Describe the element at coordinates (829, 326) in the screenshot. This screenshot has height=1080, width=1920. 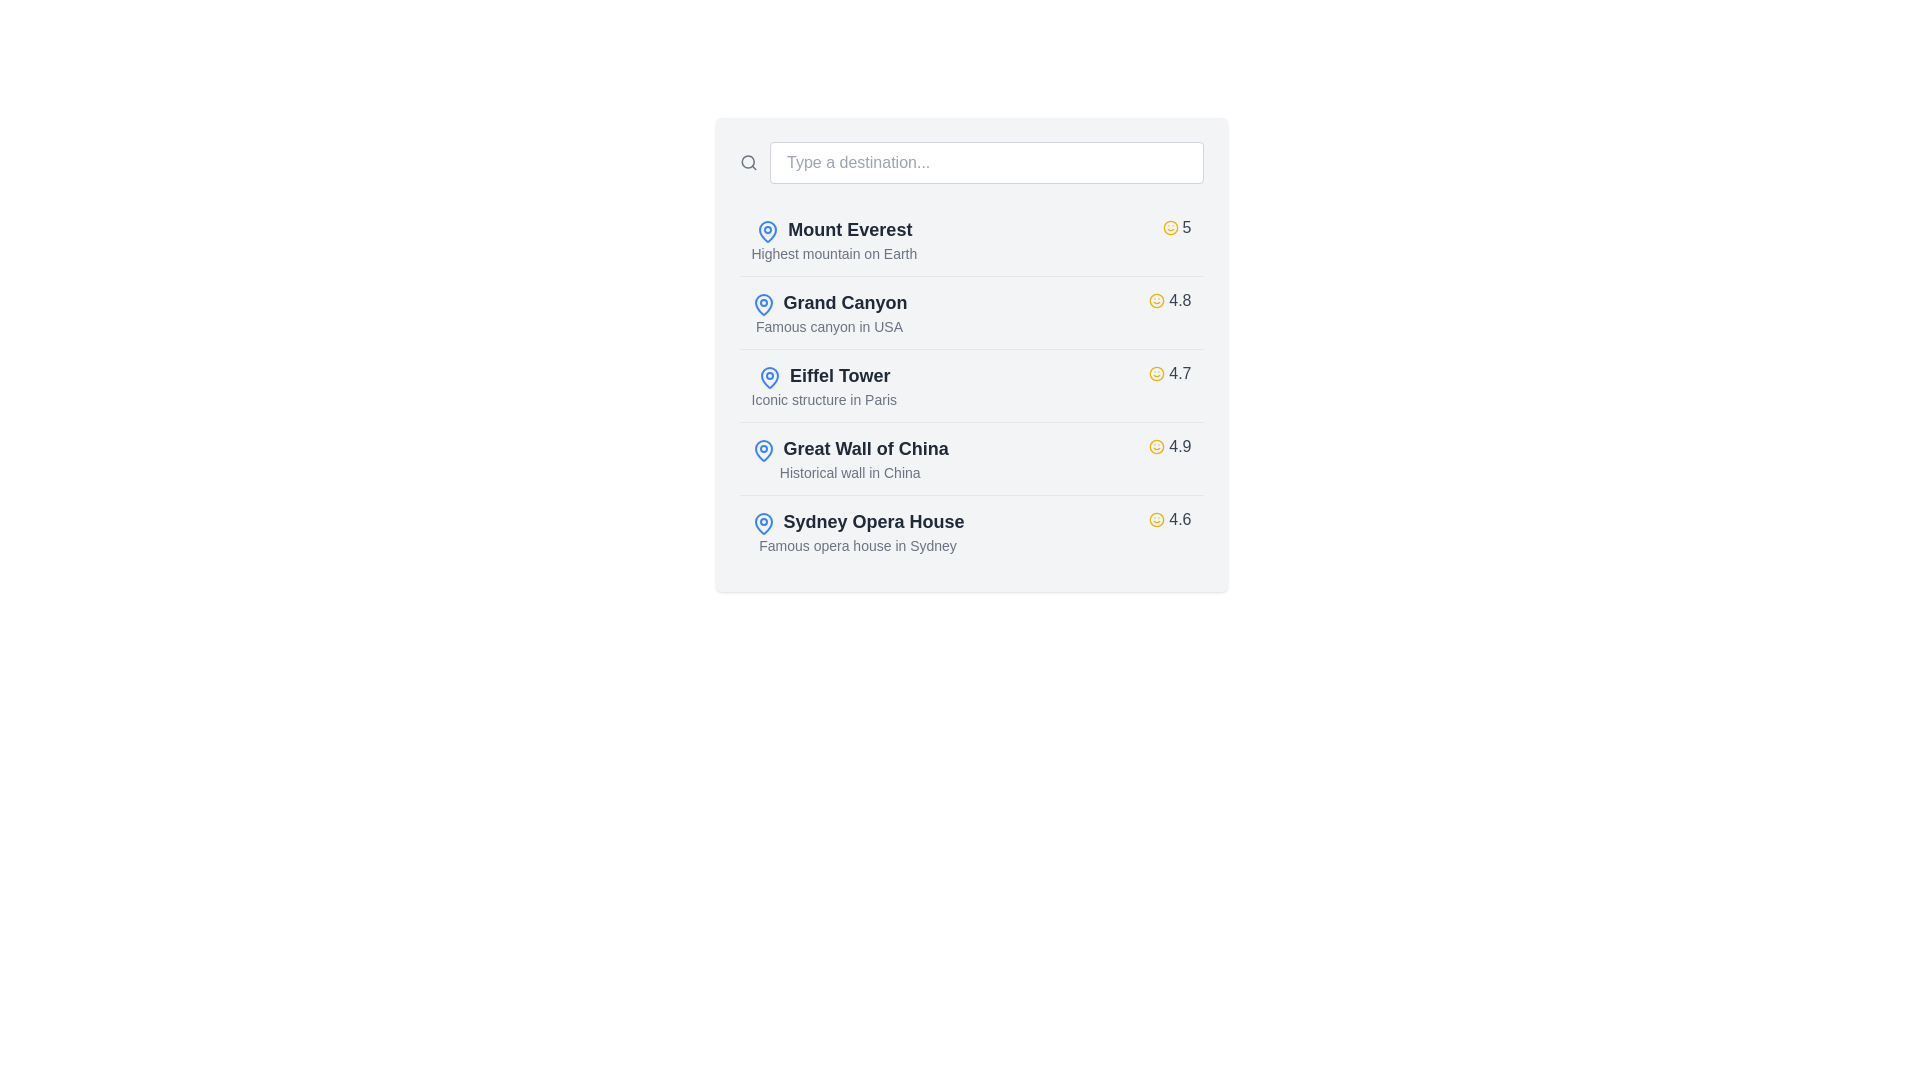
I see `the text label providing supplementary information for the 'Grand Canyon' entry in the list, located below the 'Grand Canyon' title` at that location.